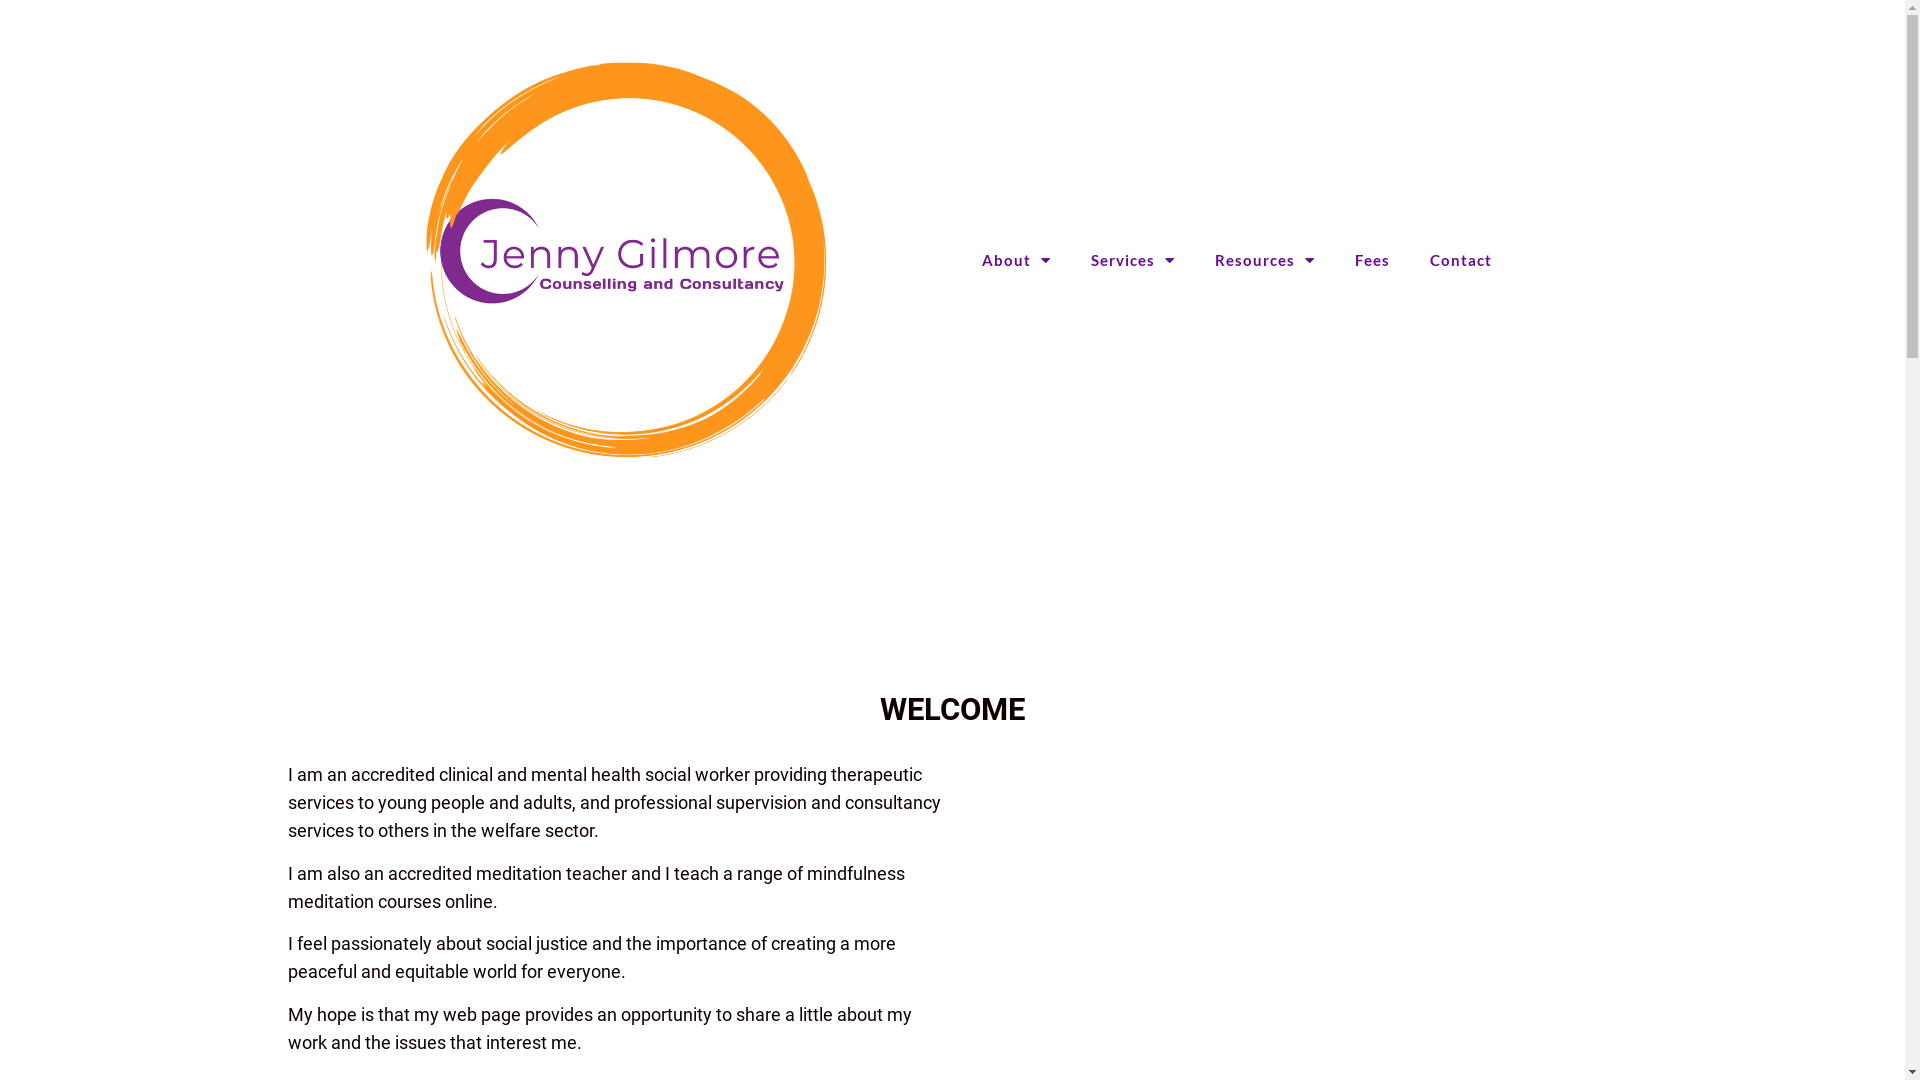 The height and width of the screenshot is (1080, 1920). I want to click on 'Contact', so click(1460, 258).